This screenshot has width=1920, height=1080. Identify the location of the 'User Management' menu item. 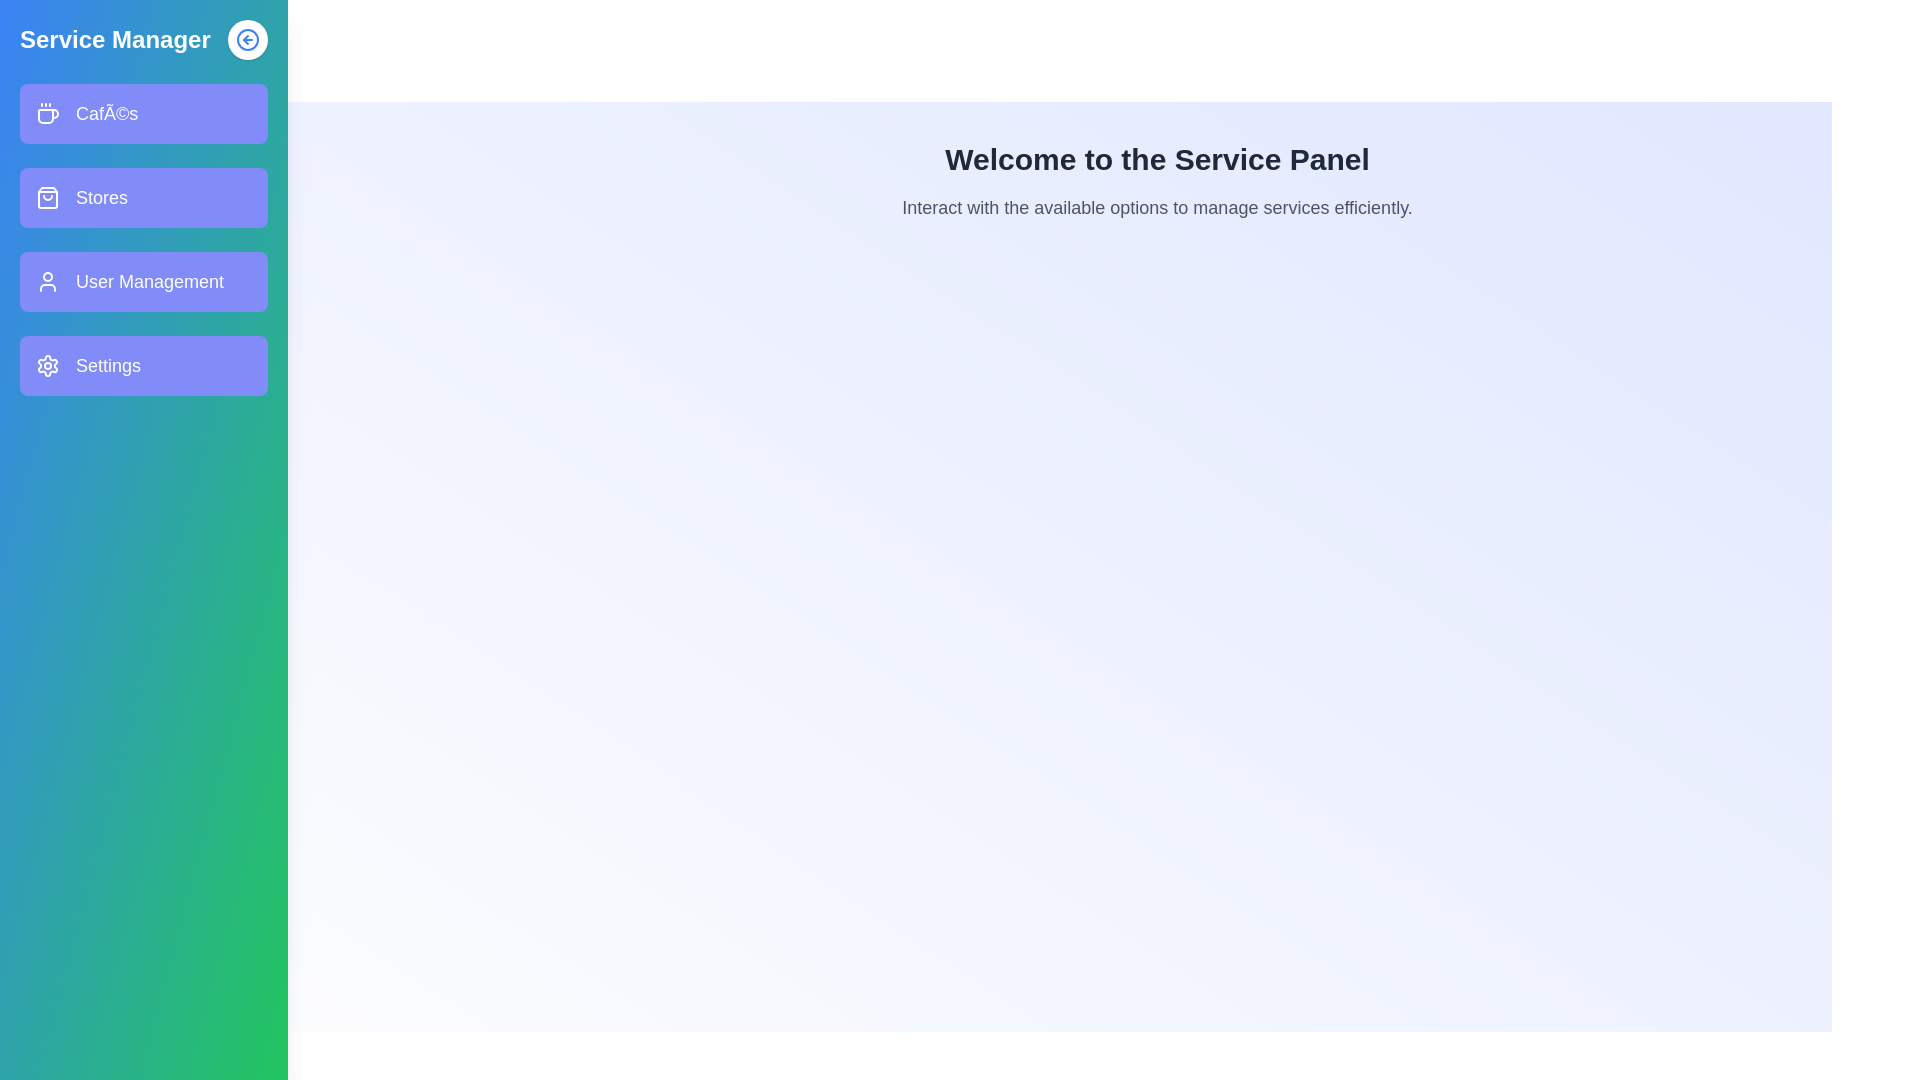
(143, 281).